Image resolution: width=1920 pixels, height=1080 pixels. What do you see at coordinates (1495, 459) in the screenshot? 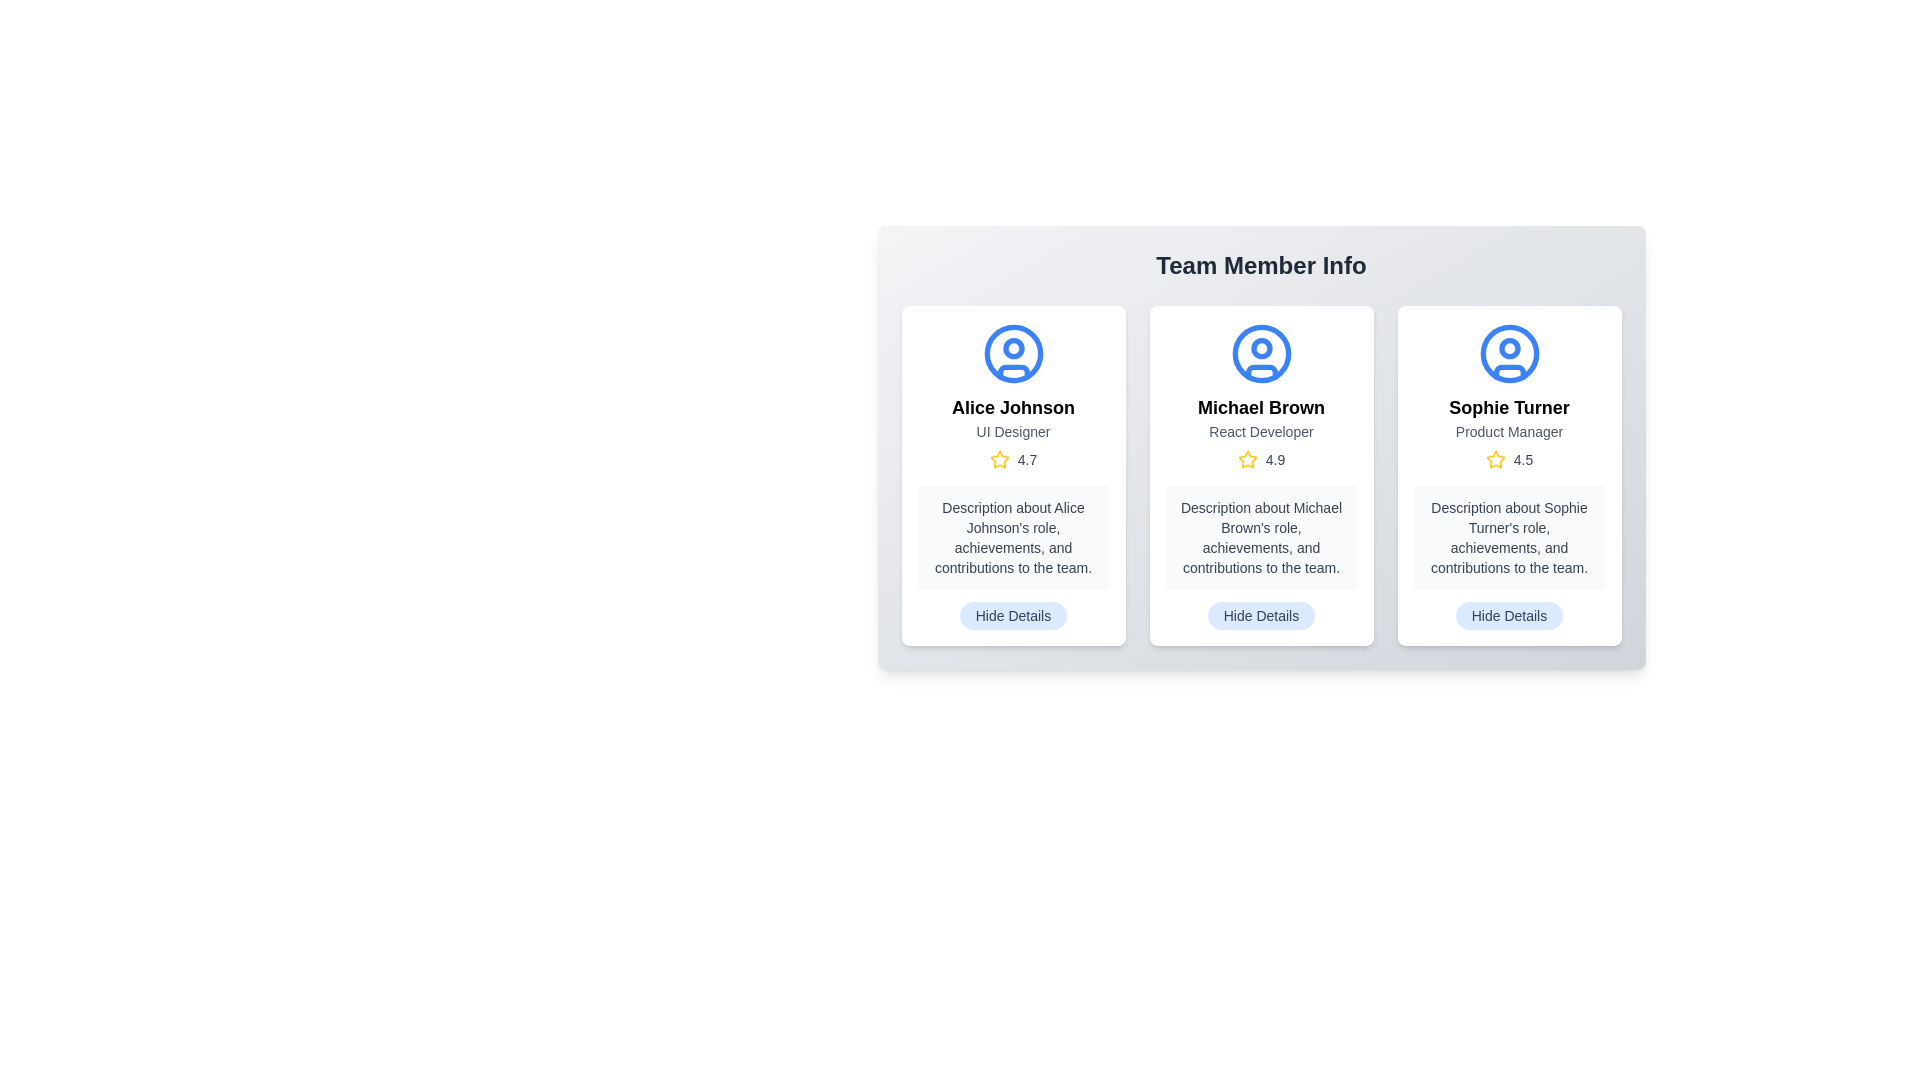
I see `the yellow five-pointed star icon next to the rating for 'Sophie Turner' in the 'Team Member Info' section` at bounding box center [1495, 459].